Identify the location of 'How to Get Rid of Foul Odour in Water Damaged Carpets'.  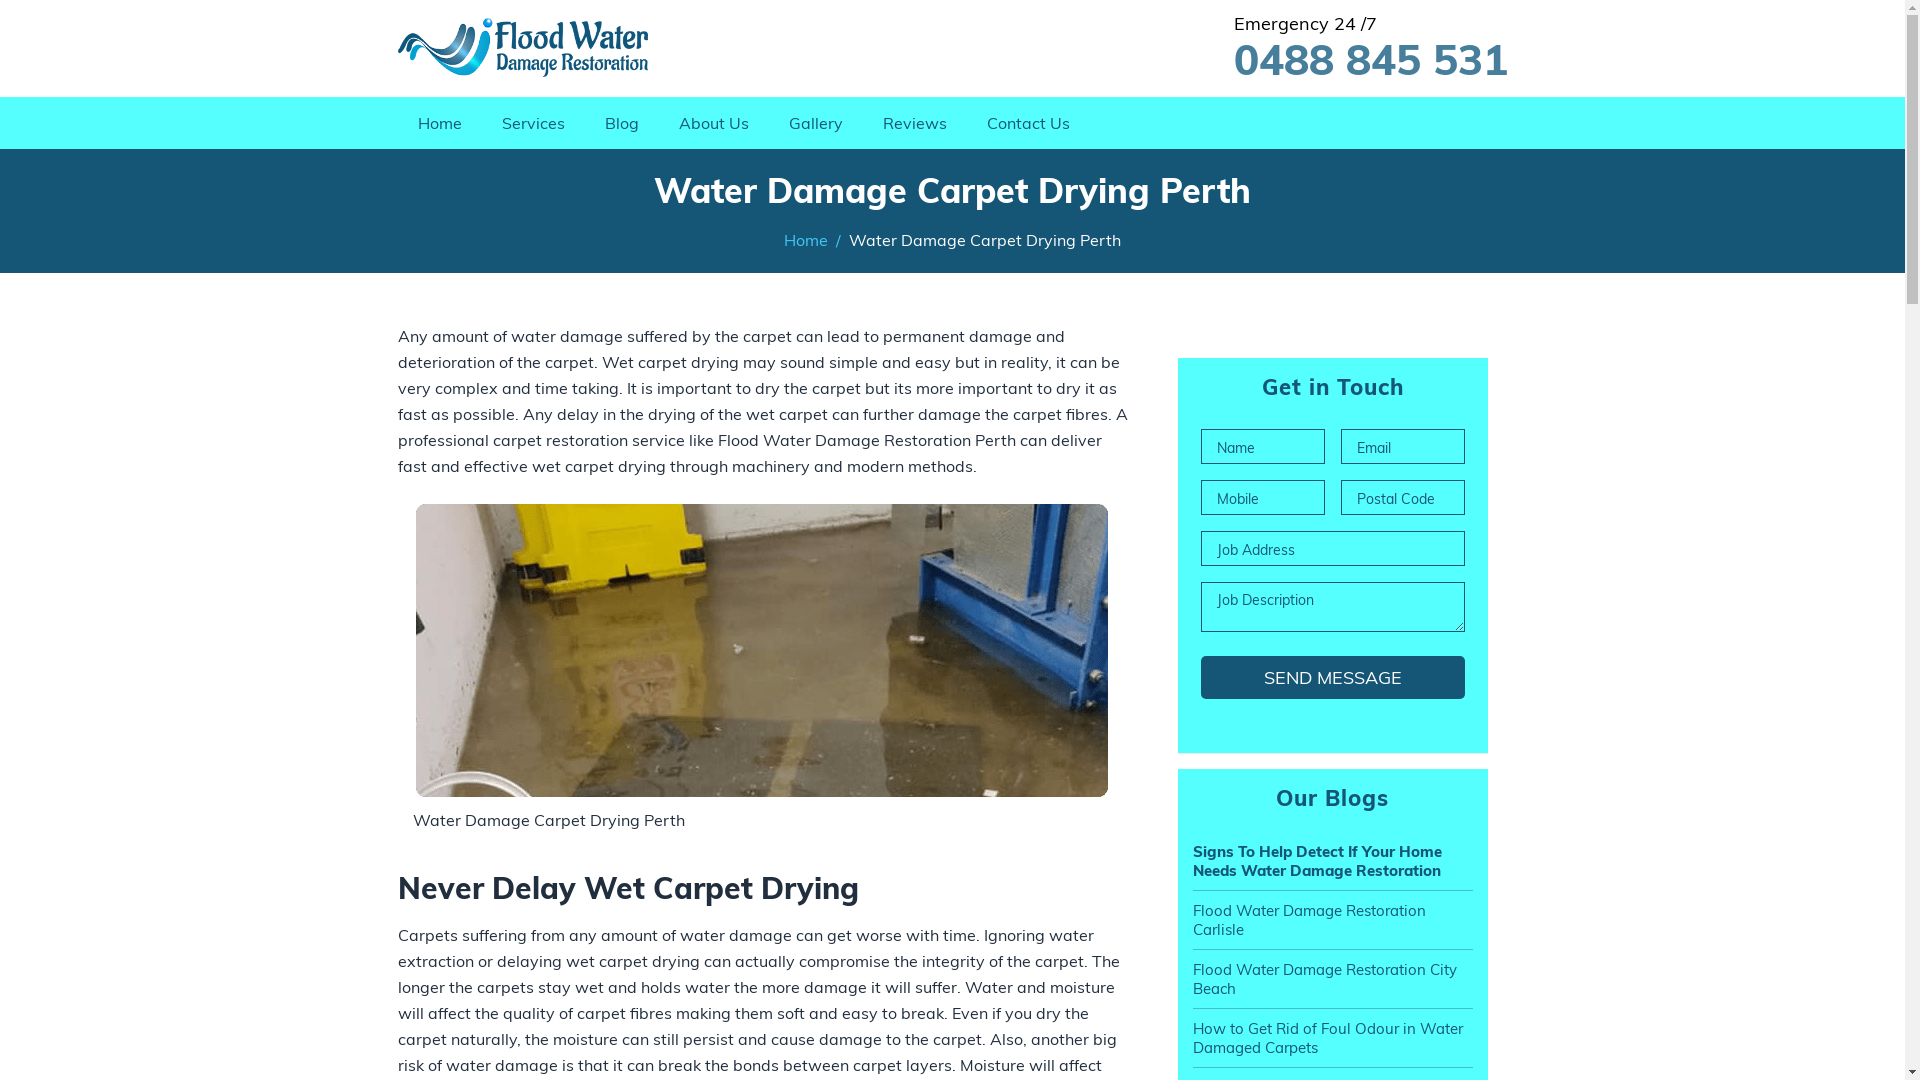
(1332, 1036).